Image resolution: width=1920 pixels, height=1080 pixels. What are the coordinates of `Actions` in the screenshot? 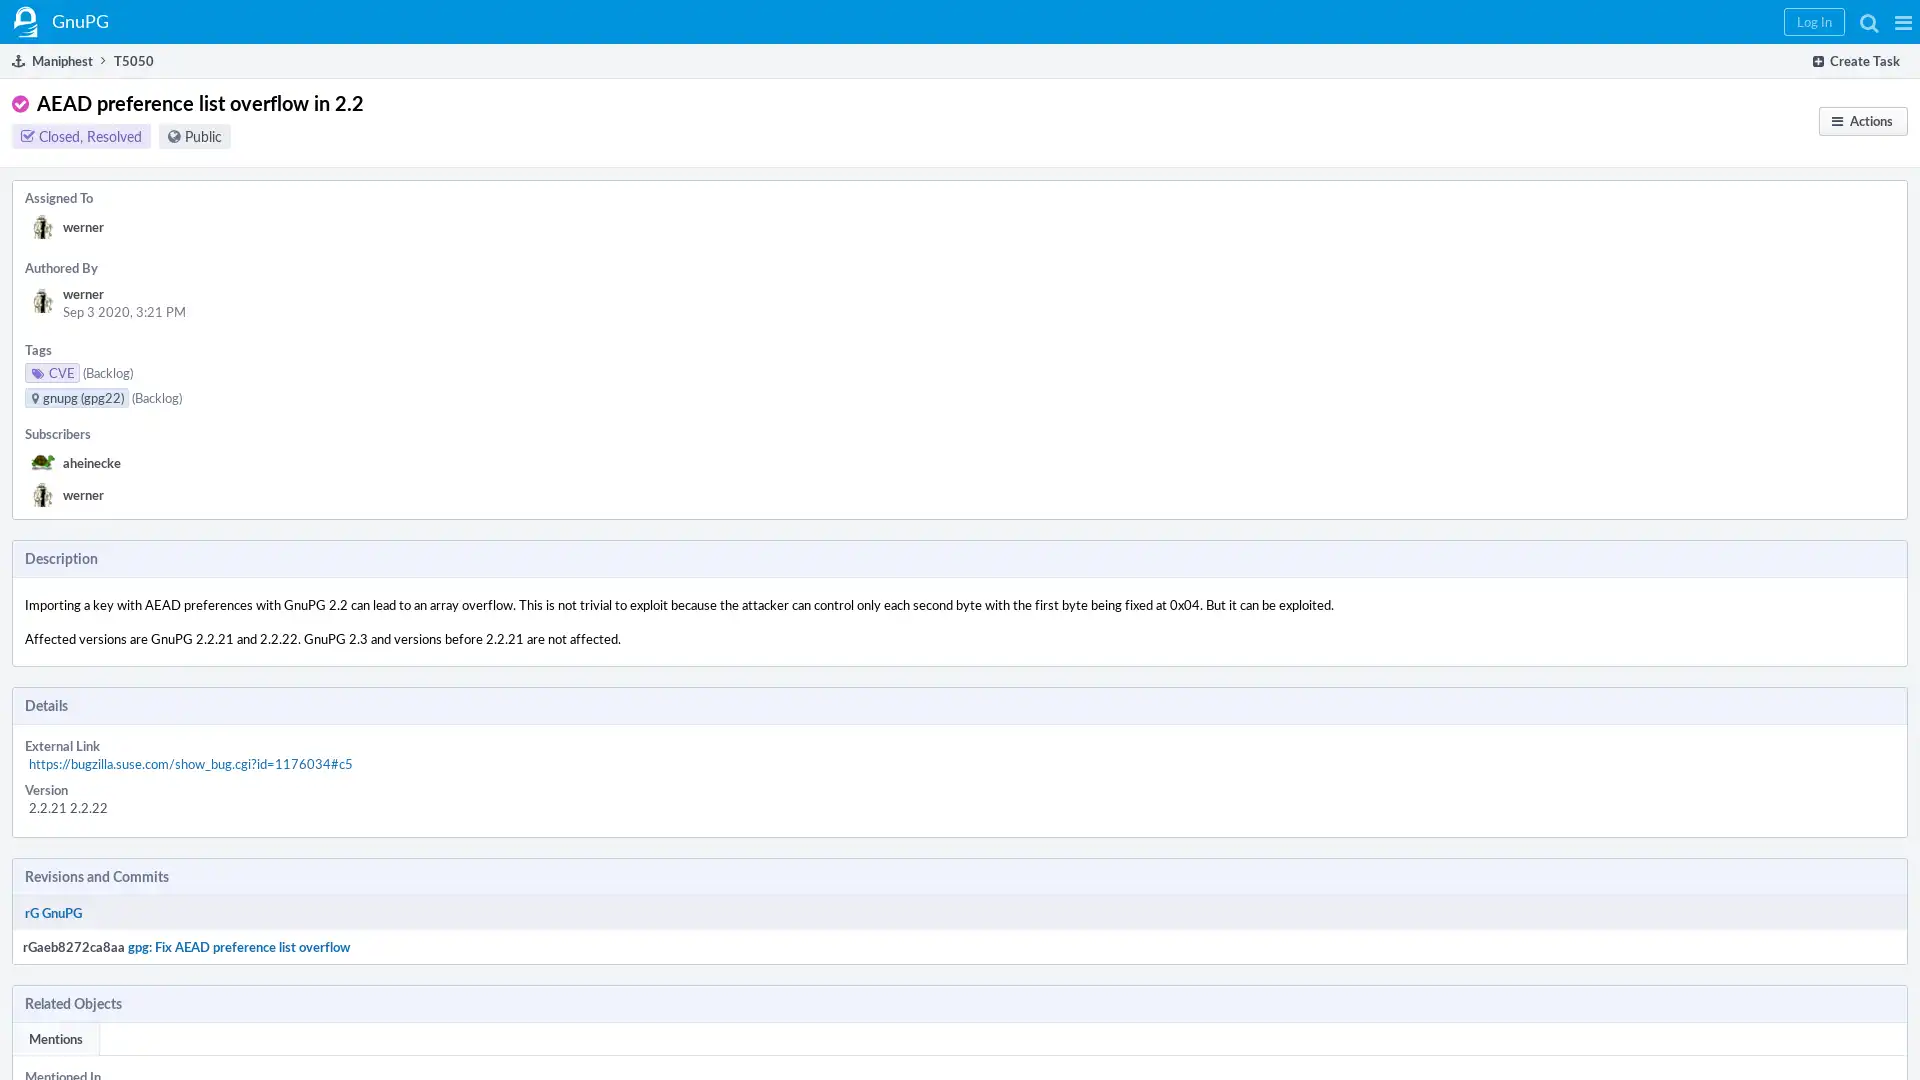 It's located at (1862, 120).